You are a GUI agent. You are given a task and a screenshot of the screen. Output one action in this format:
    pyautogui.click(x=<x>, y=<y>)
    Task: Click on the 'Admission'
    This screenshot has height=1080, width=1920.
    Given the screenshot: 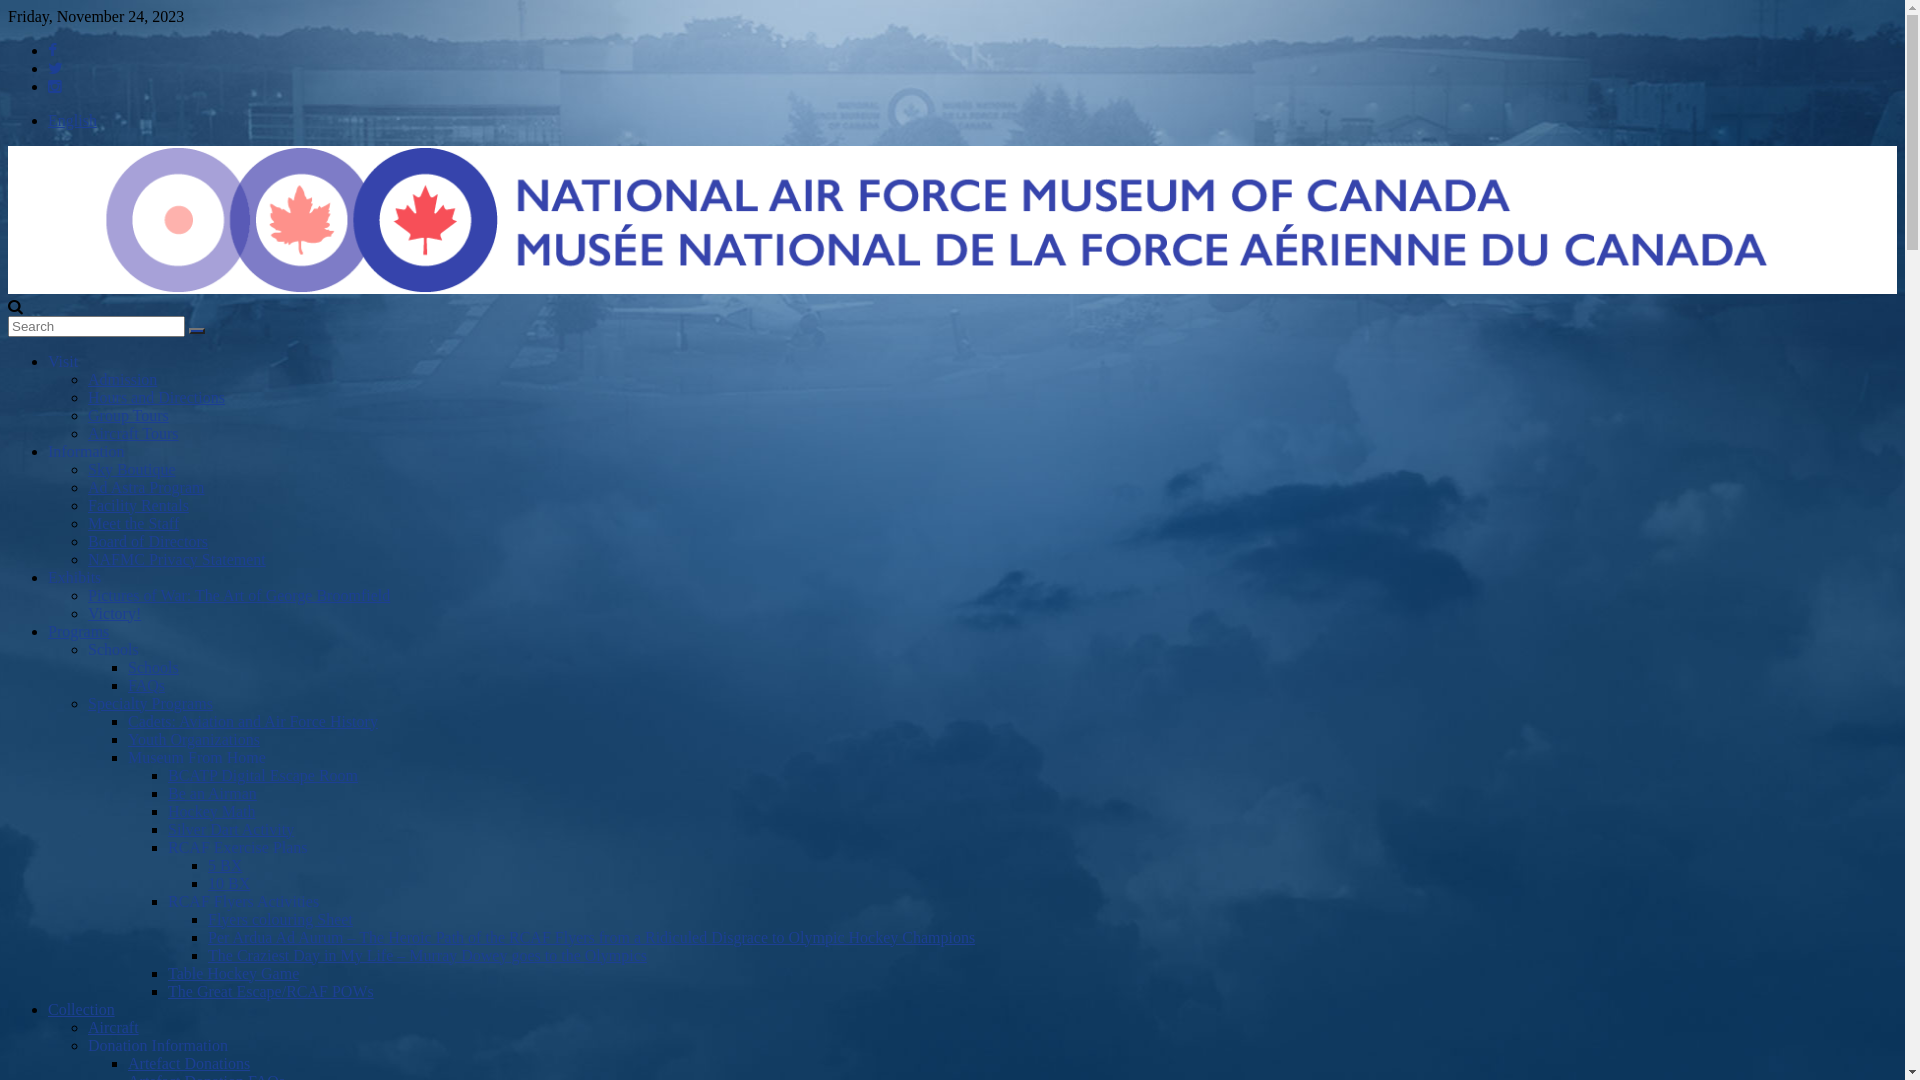 What is the action you would take?
    pyautogui.click(x=121, y=379)
    